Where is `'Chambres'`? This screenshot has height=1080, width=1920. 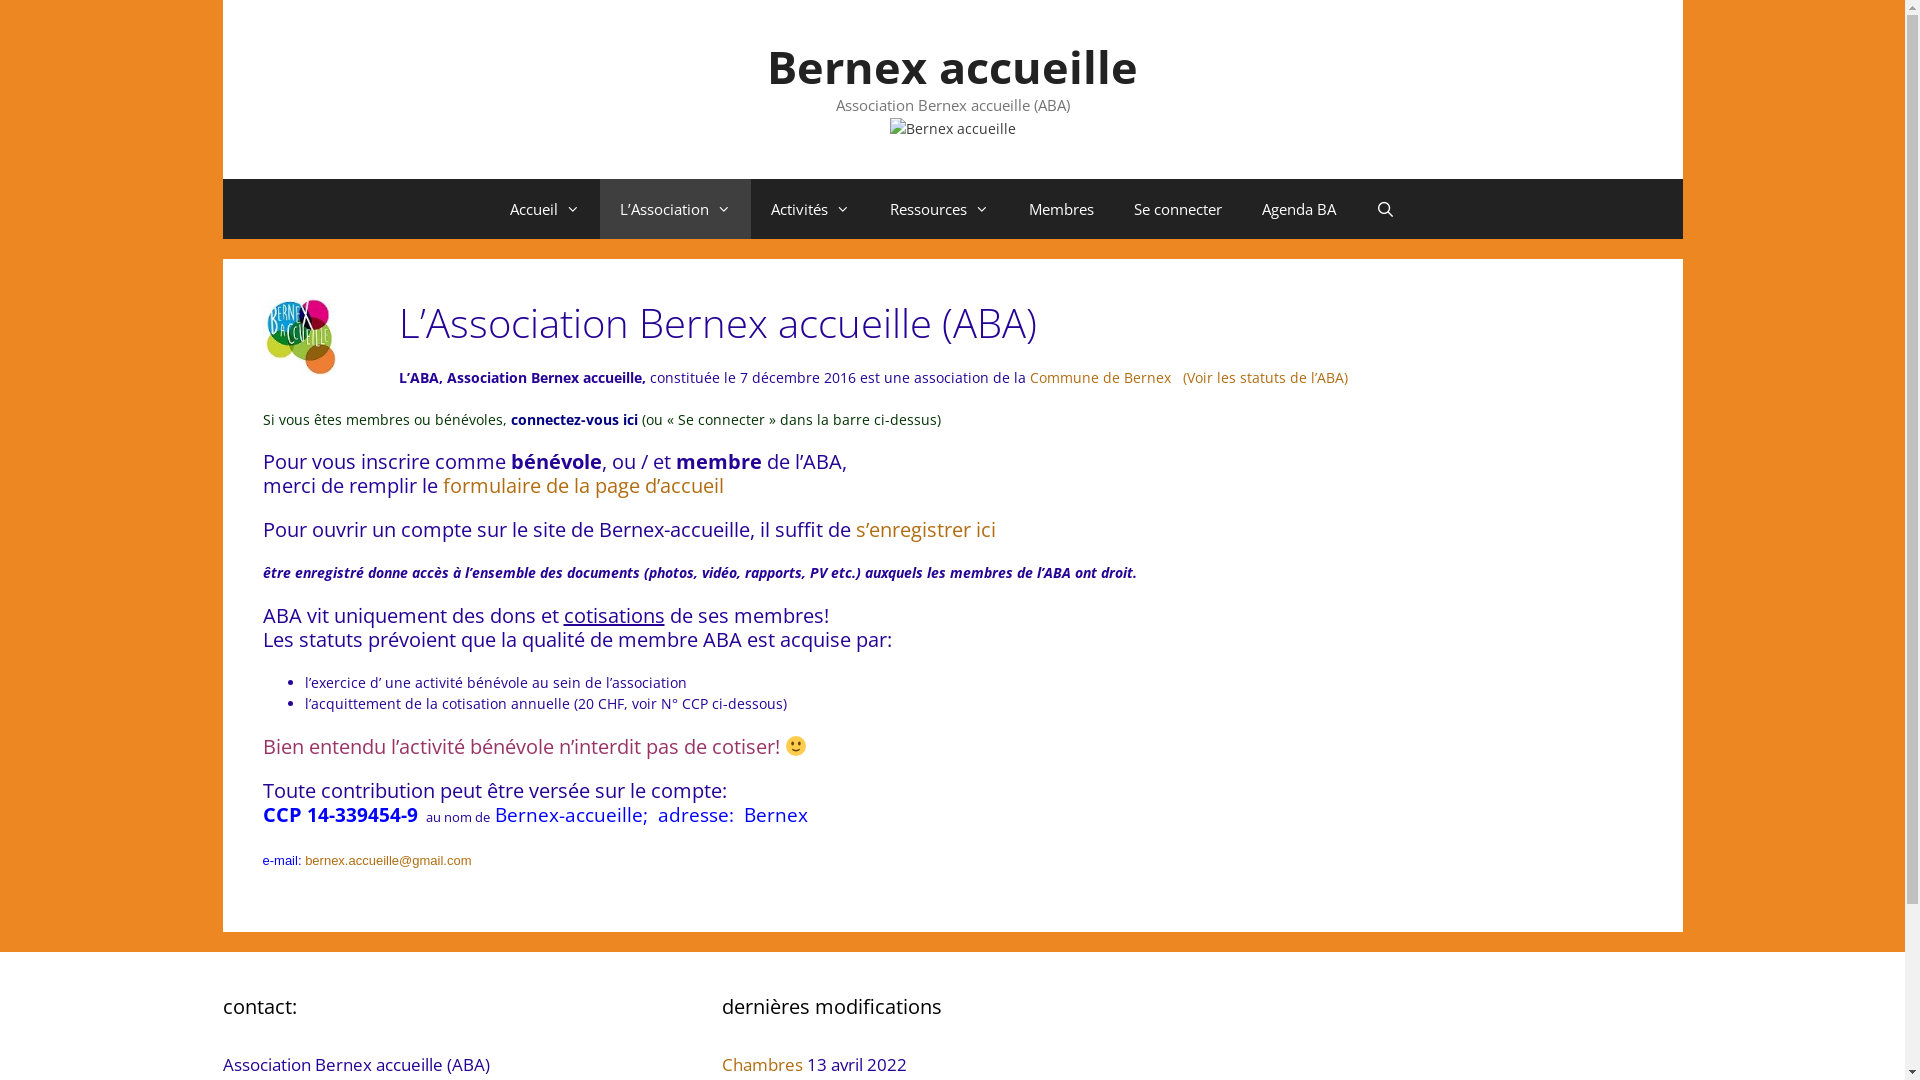
'Chambres' is located at coordinates (761, 1063).